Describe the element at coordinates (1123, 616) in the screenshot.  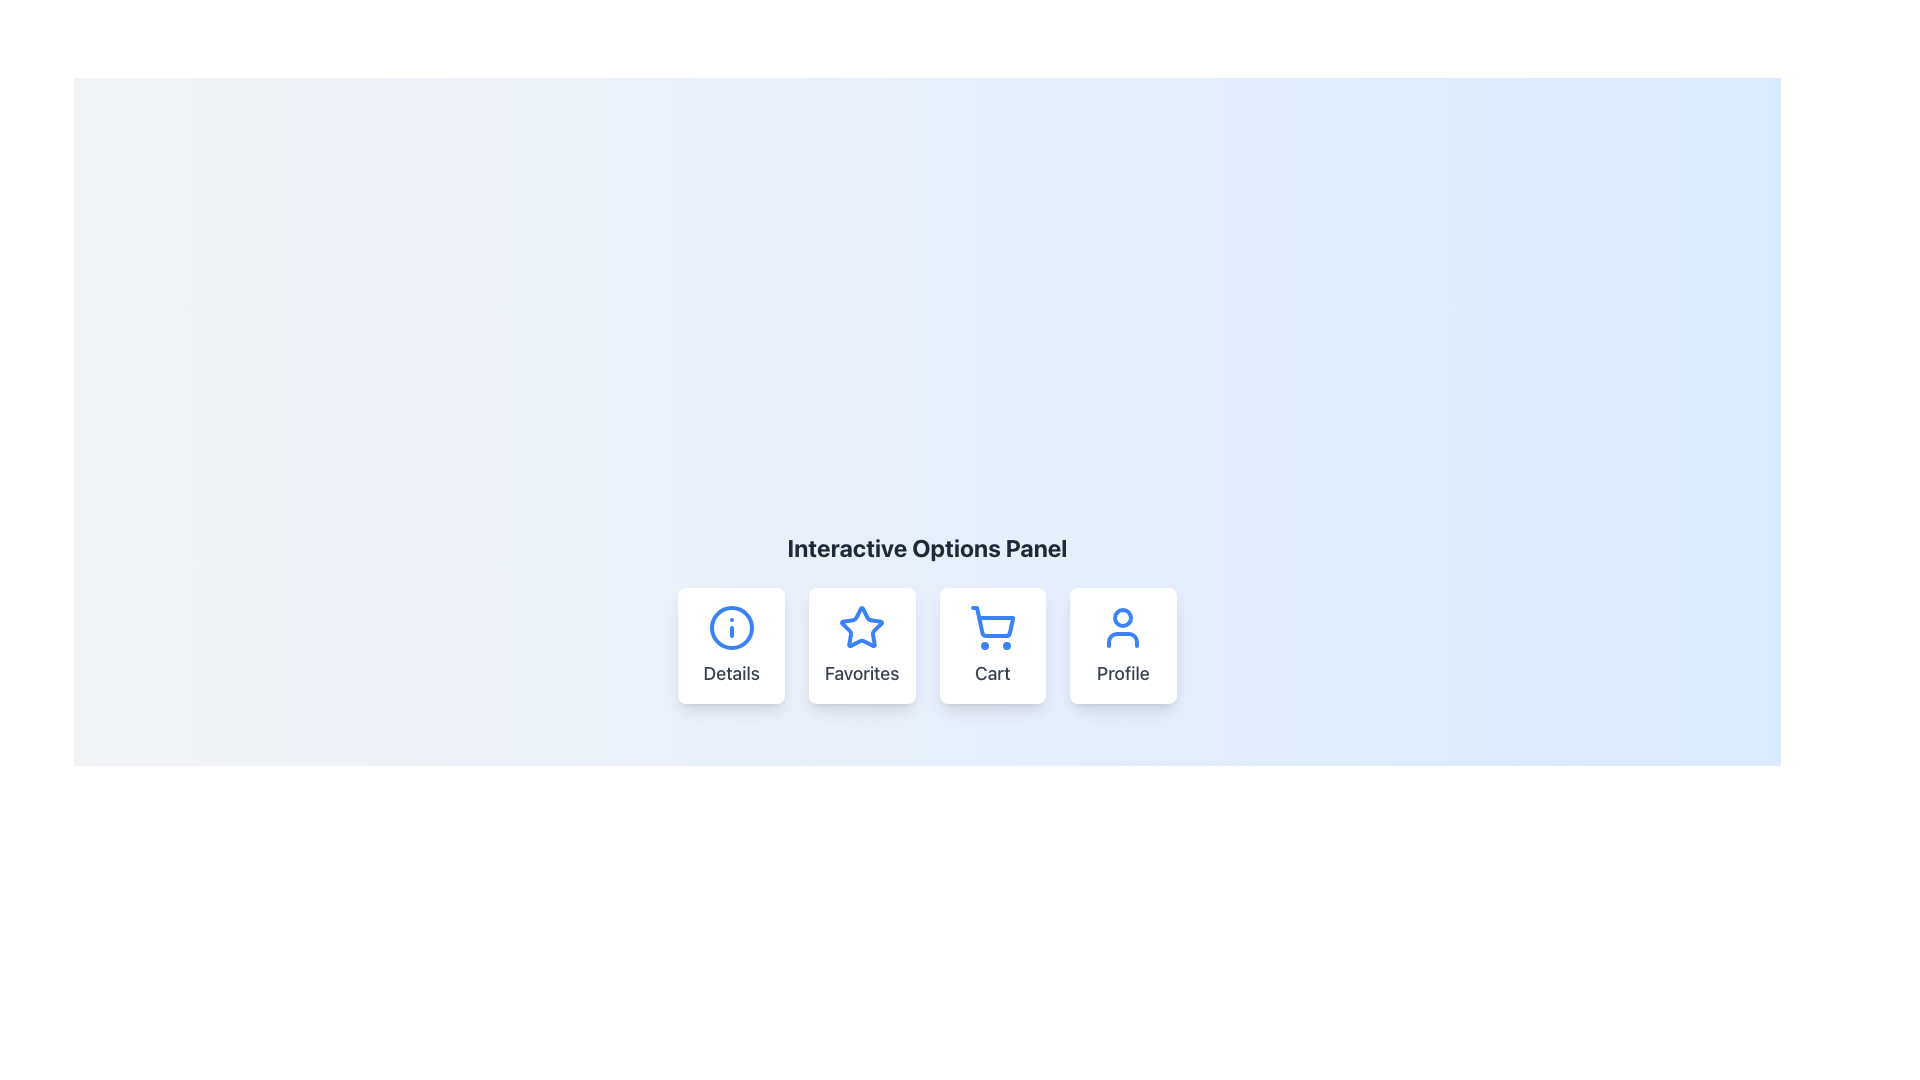
I see `the circular component of the user's profile icon located at the top-center part of the profile icon in the 'Profile' section, which is the fourth option from the left in the row of icons` at that location.